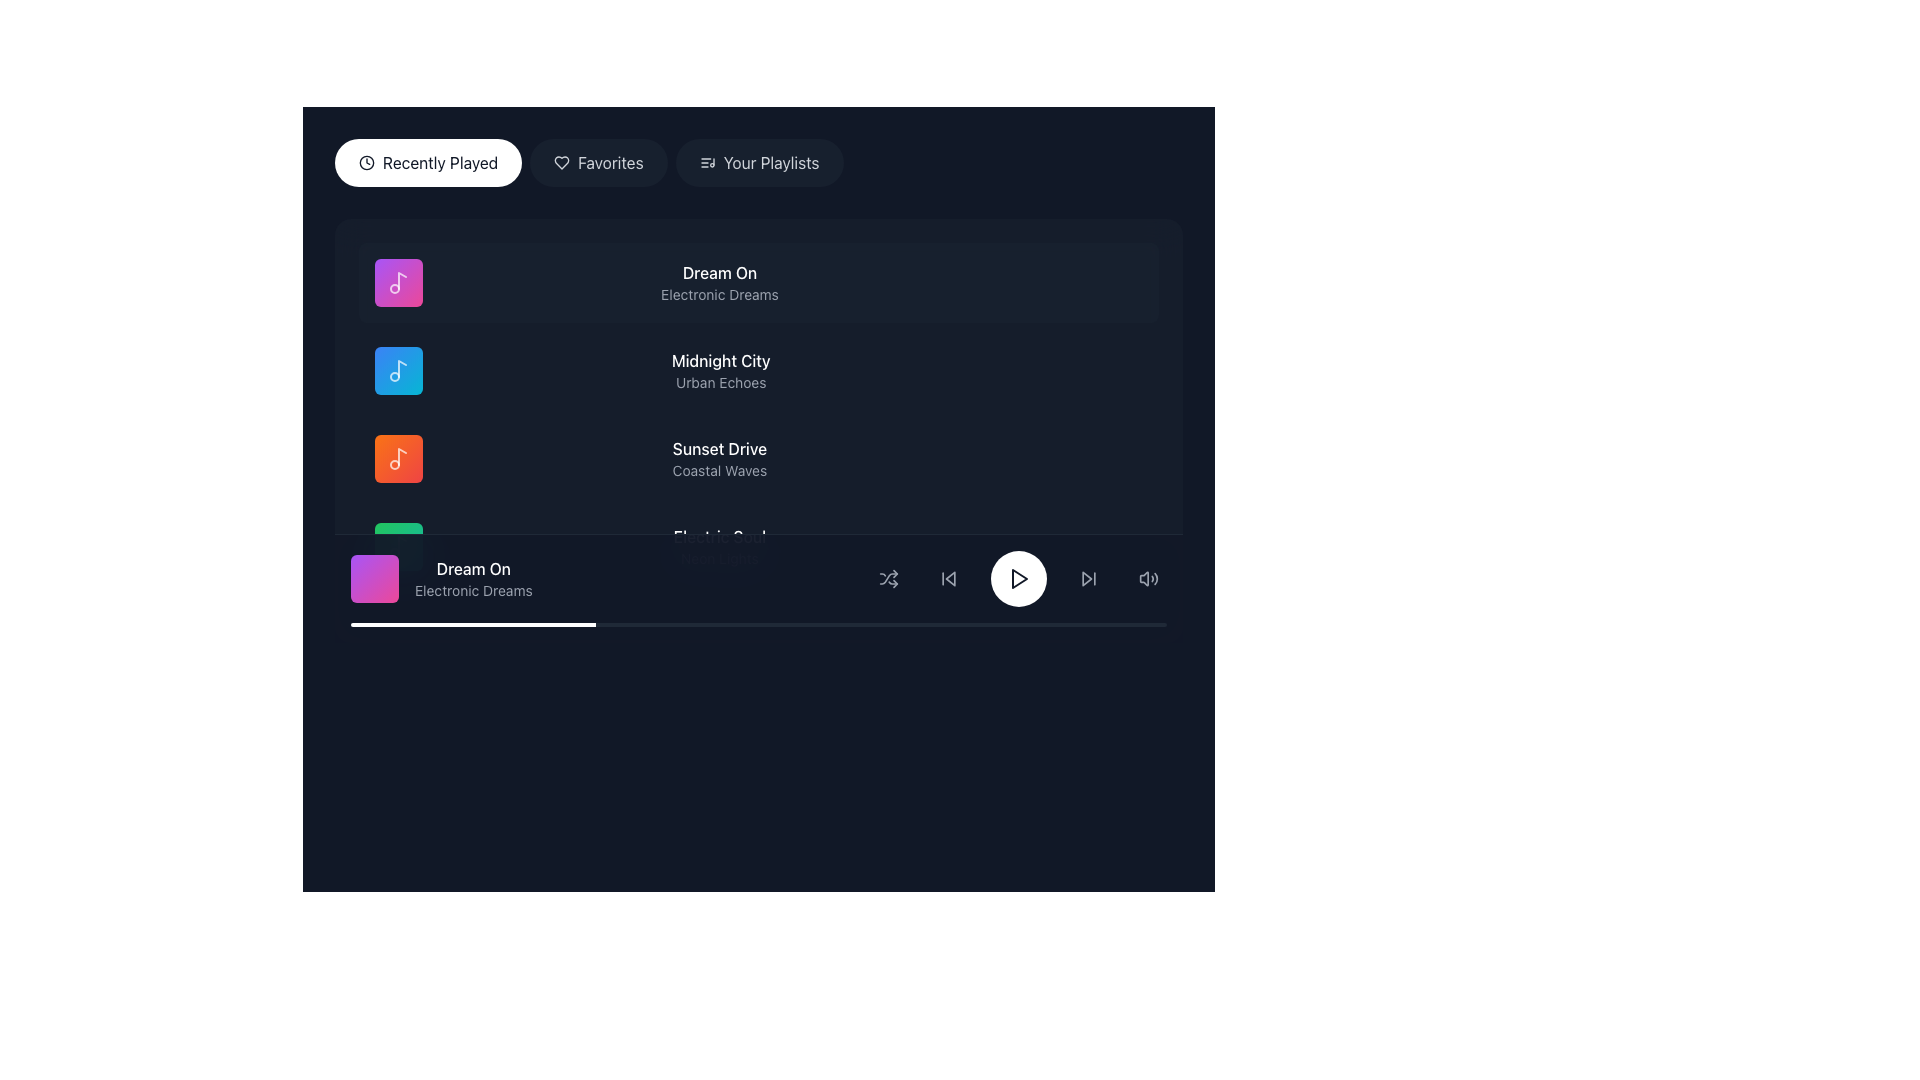 The height and width of the screenshot is (1080, 1920). What do you see at coordinates (948, 578) in the screenshot?
I see `the rewind button located in the horizontal row of control buttons at the center bottom of the media player interface to skip to the previous track` at bounding box center [948, 578].